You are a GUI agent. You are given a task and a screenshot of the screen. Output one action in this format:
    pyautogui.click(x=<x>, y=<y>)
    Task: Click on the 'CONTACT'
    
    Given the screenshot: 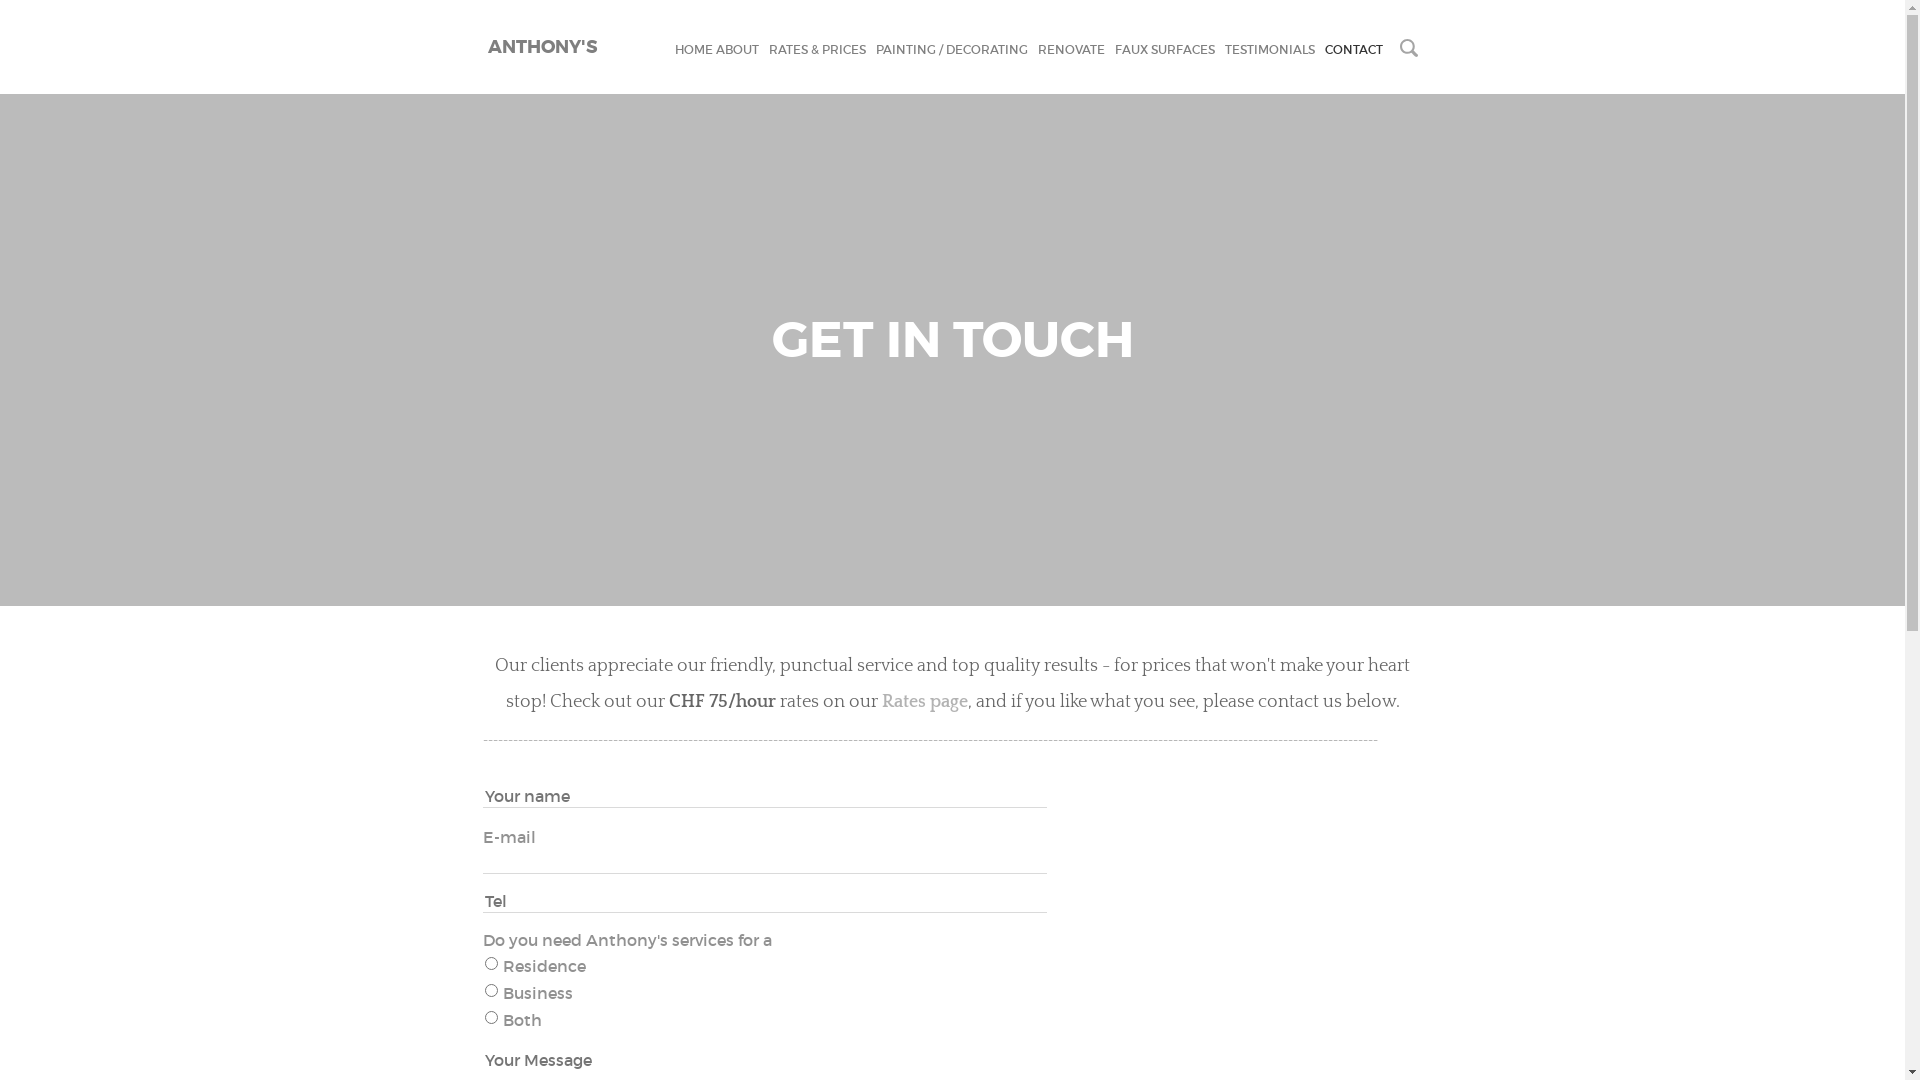 What is the action you would take?
    pyautogui.click(x=1353, y=48)
    